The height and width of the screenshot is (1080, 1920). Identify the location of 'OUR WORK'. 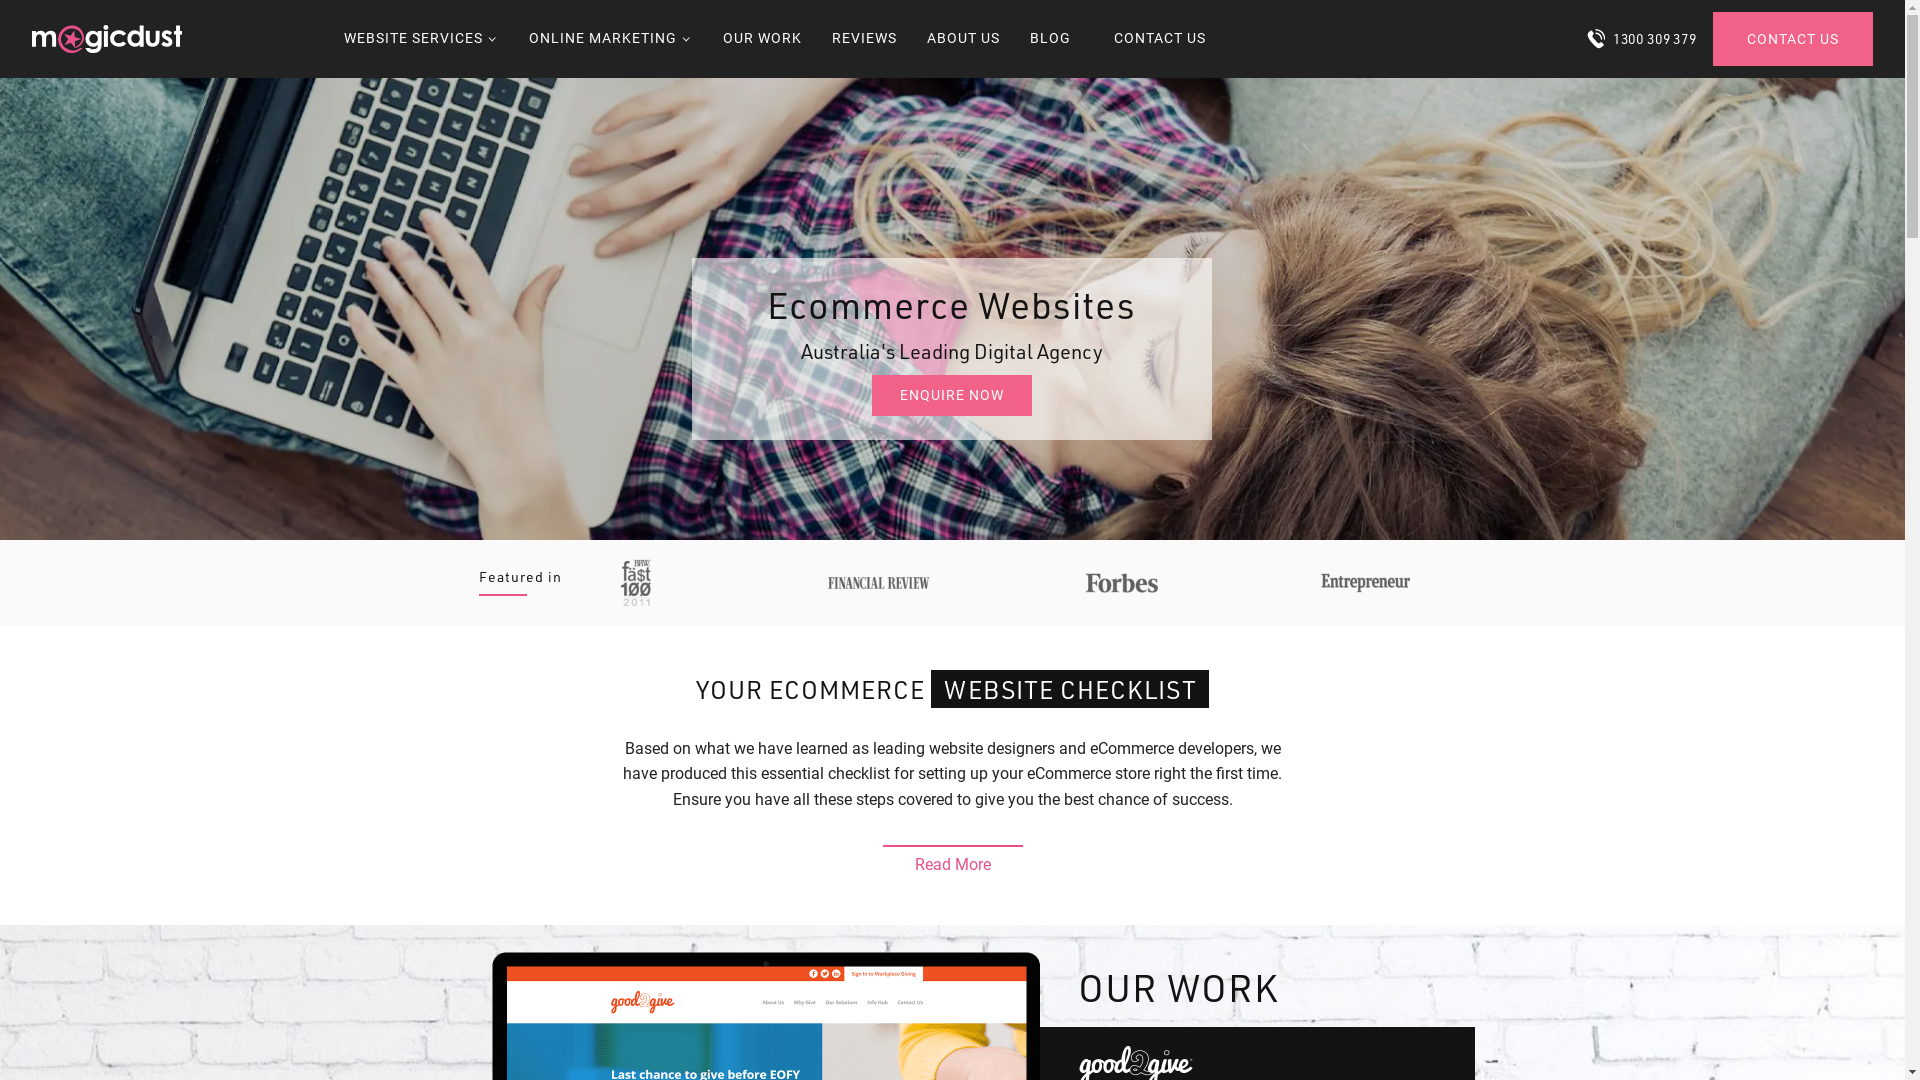
(761, 38).